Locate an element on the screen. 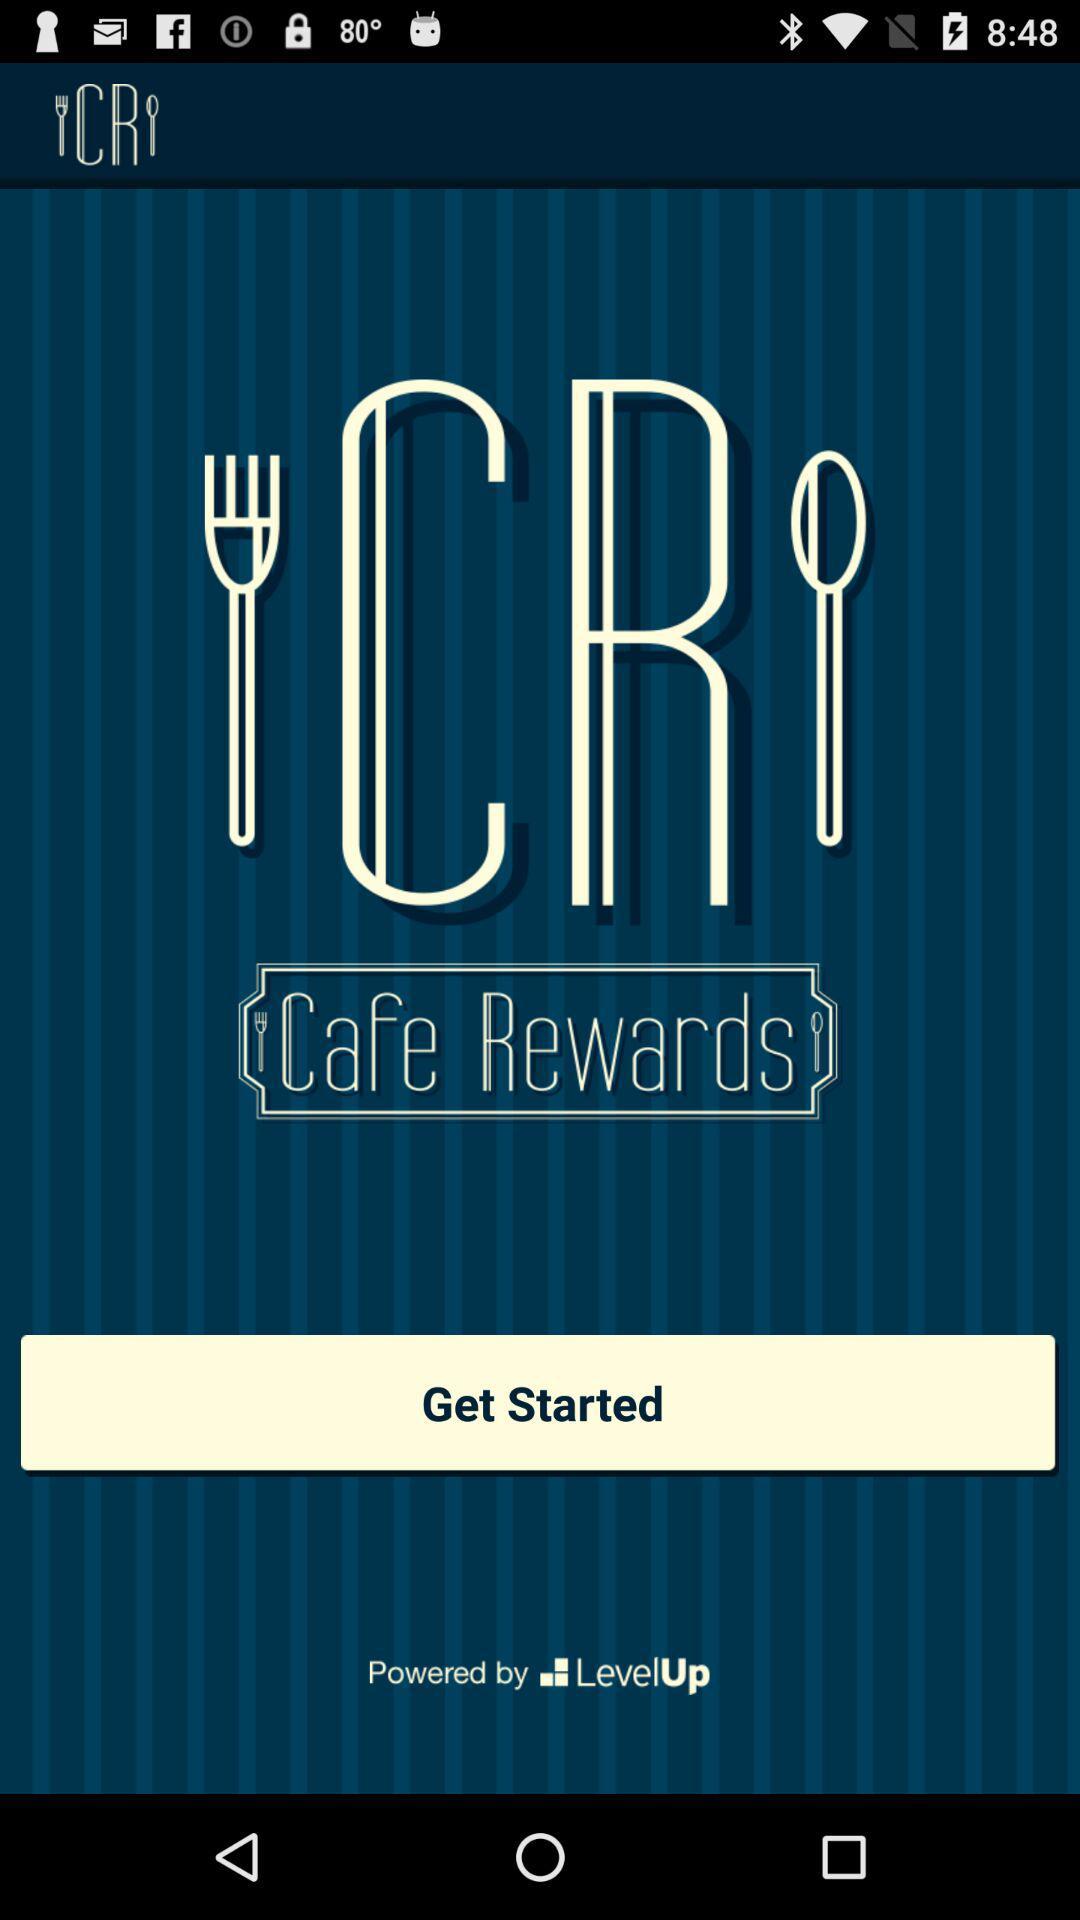 Image resolution: width=1080 pixels, height=1920 pixels. the get started is located at coordinates (540, 1404).